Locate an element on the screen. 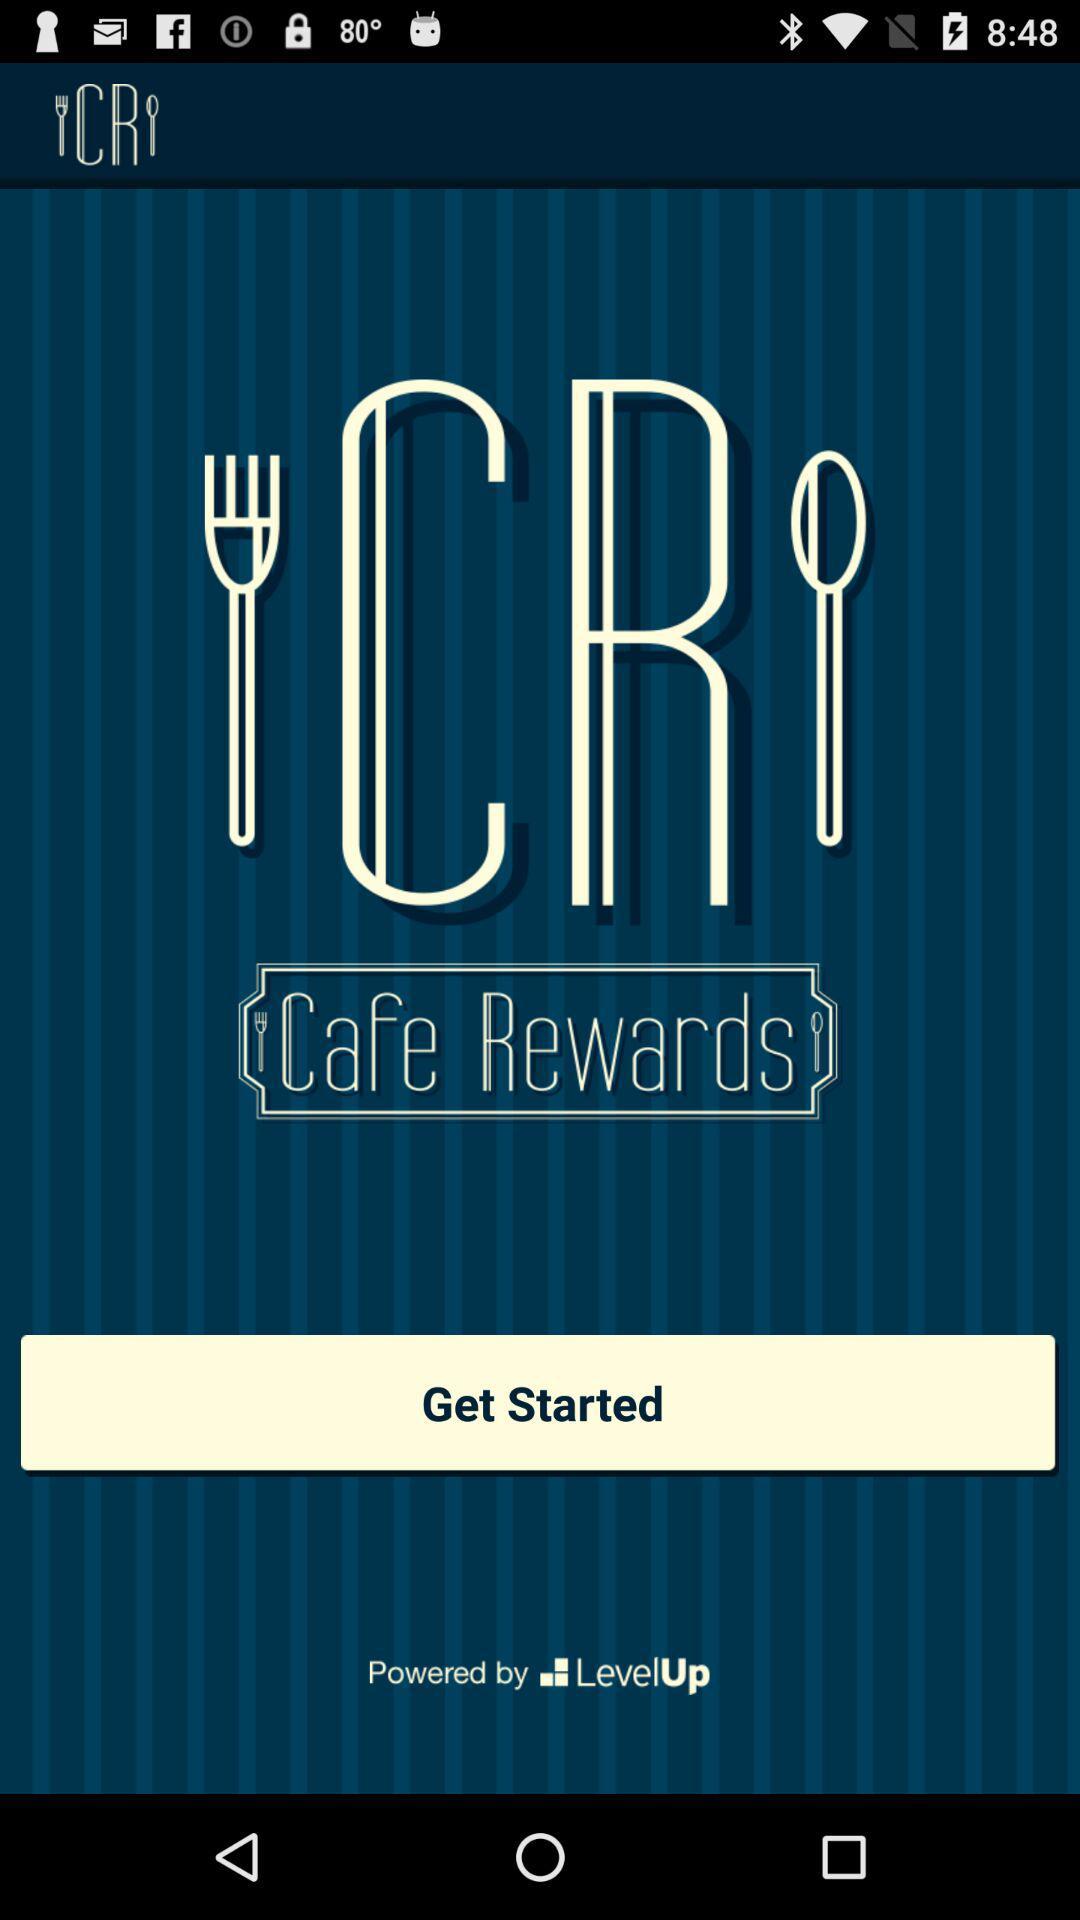 Image resolution: width=1080 pixels, height=1920 pixels. the get started is located at coordinates (540, 1404).